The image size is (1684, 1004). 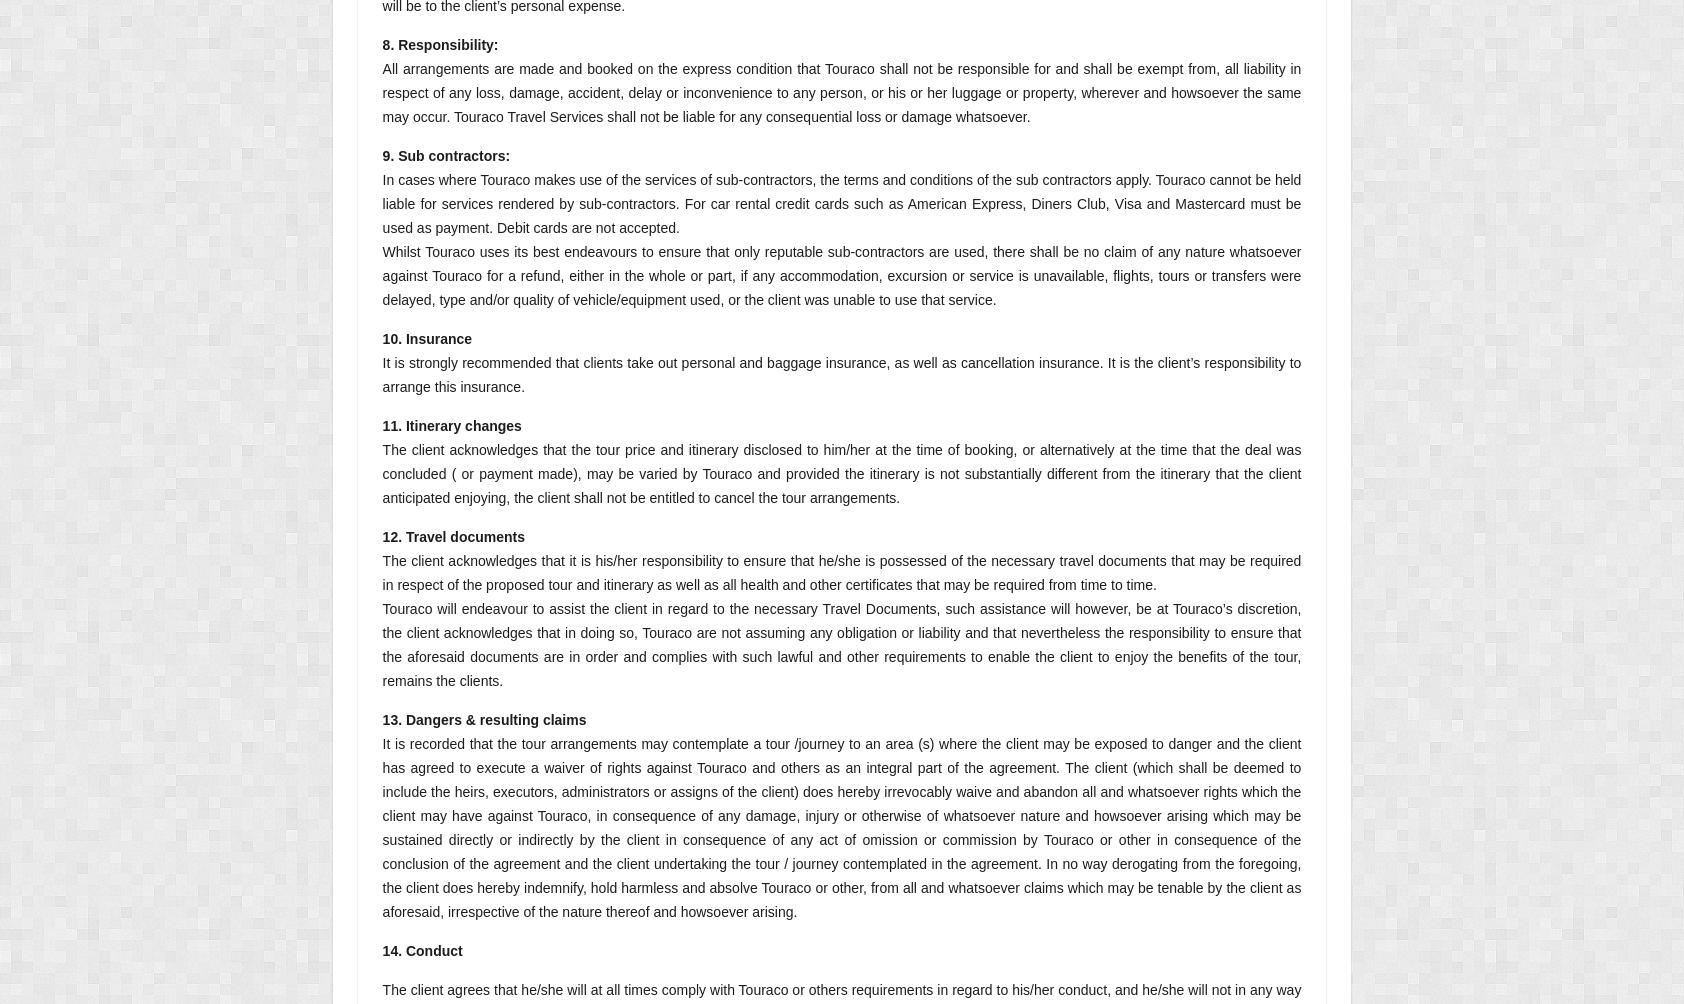 I want to click on '12. Travel documents', so click(x=381, y=537).